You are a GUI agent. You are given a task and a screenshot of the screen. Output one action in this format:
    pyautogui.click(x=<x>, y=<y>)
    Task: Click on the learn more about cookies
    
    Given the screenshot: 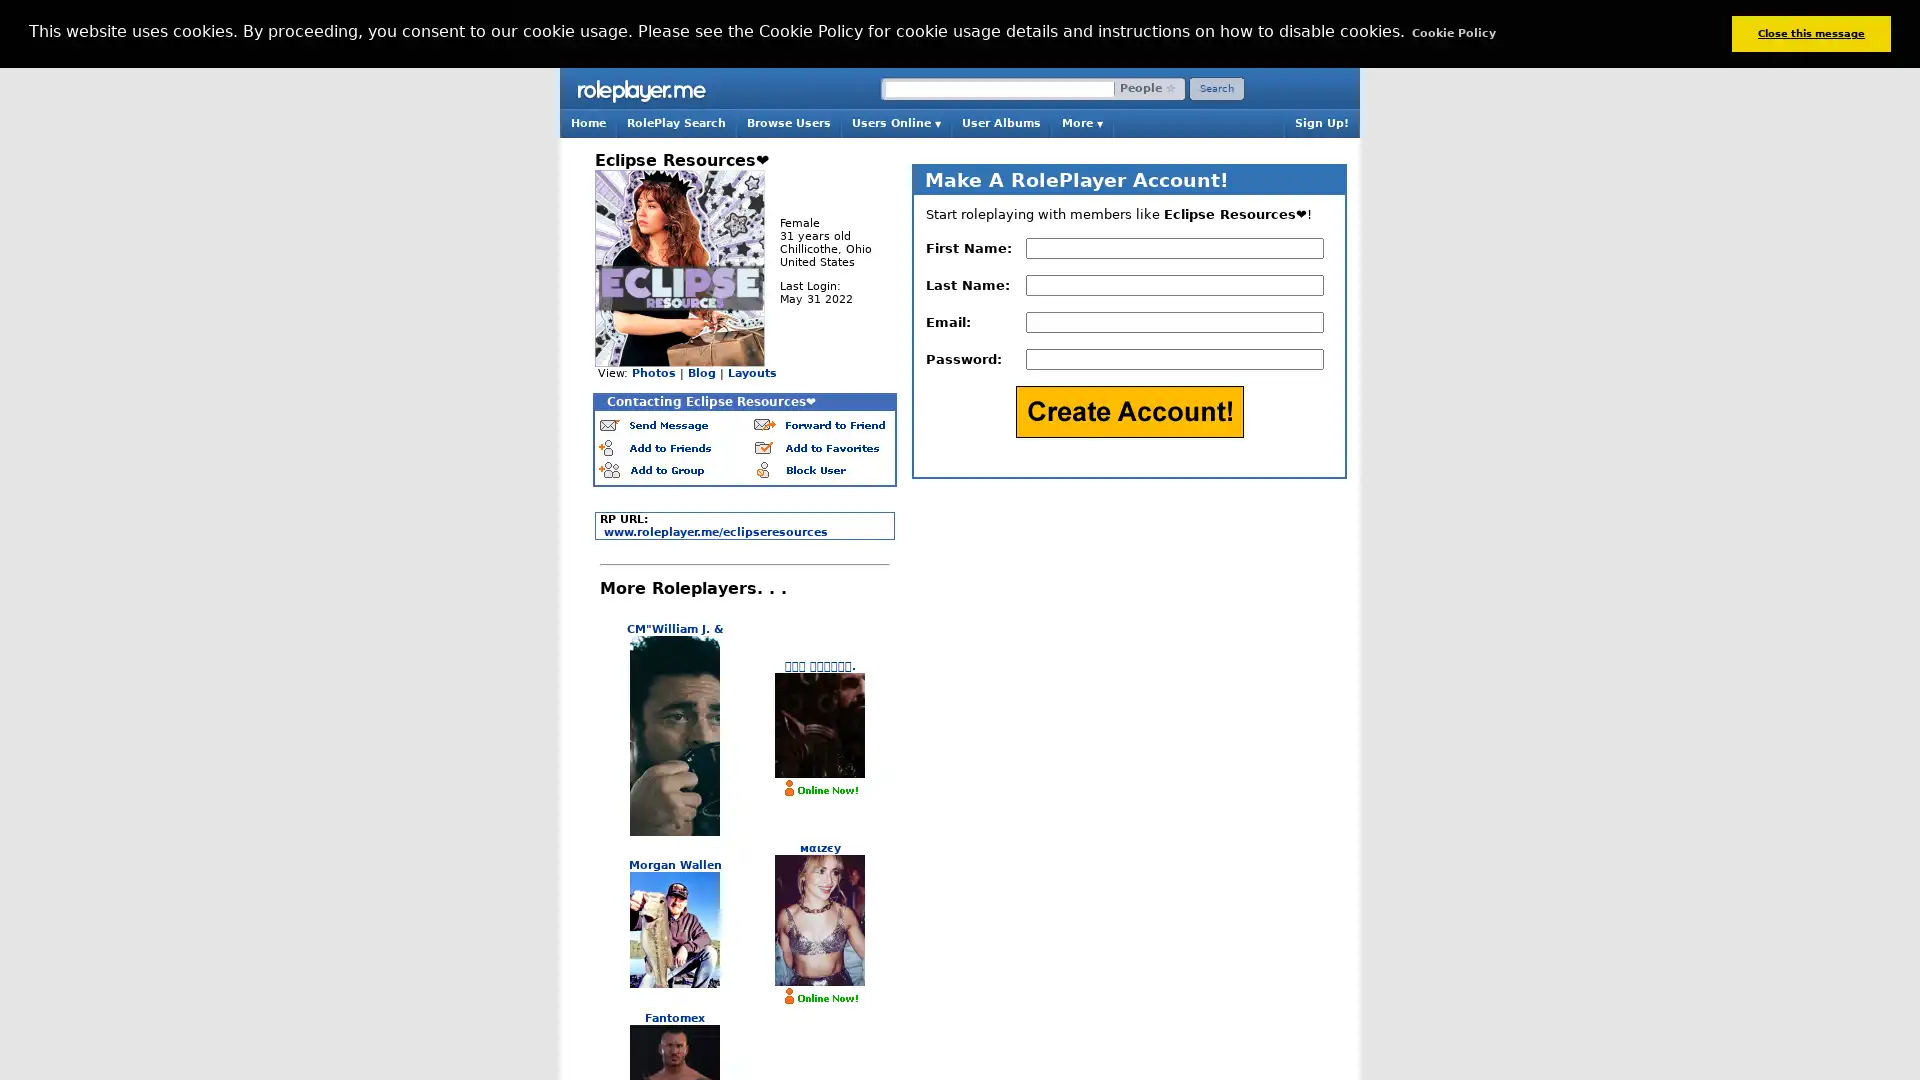 What is the action you would take?
    pyautogui.click(x=1453, y=33)
    